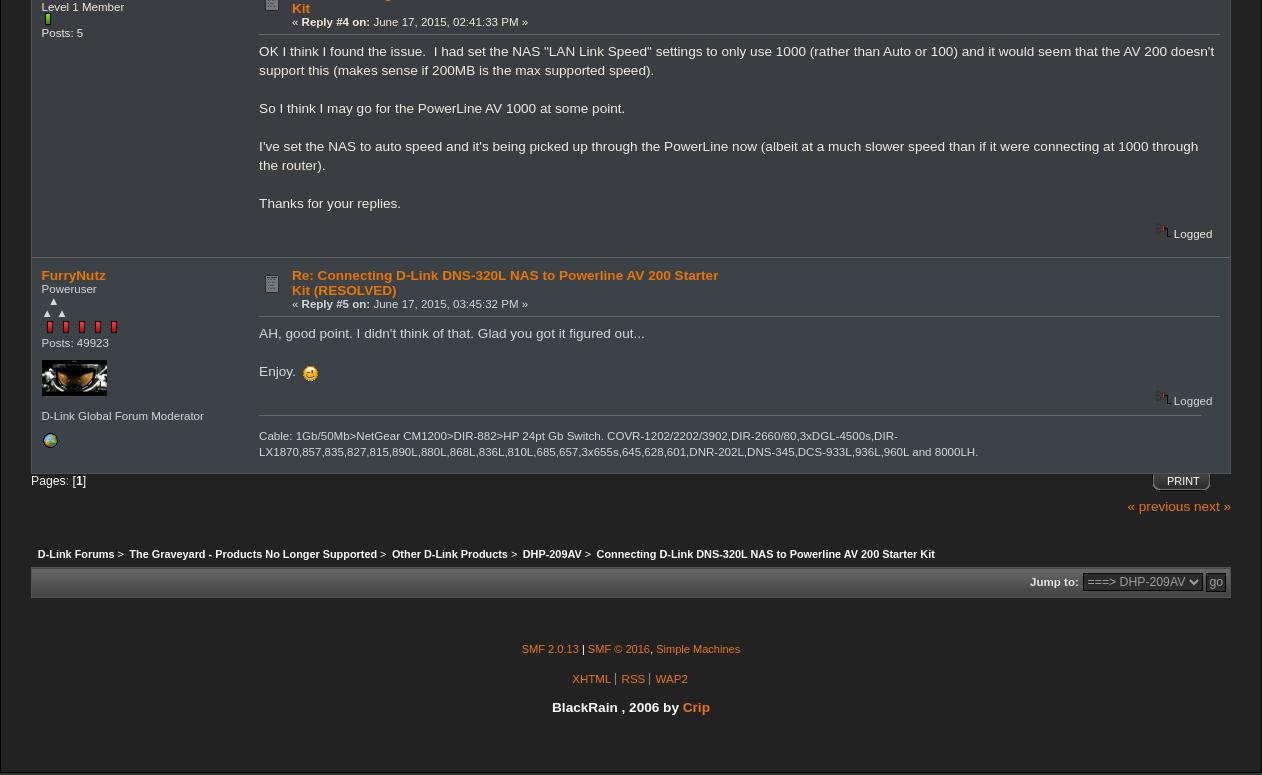 Image resolution: width=1262 pixels, height=775 pixels. Describe the element at coordinates (330, 203) in the screenshot. I see `'Thanks for your replies.'` at that location.